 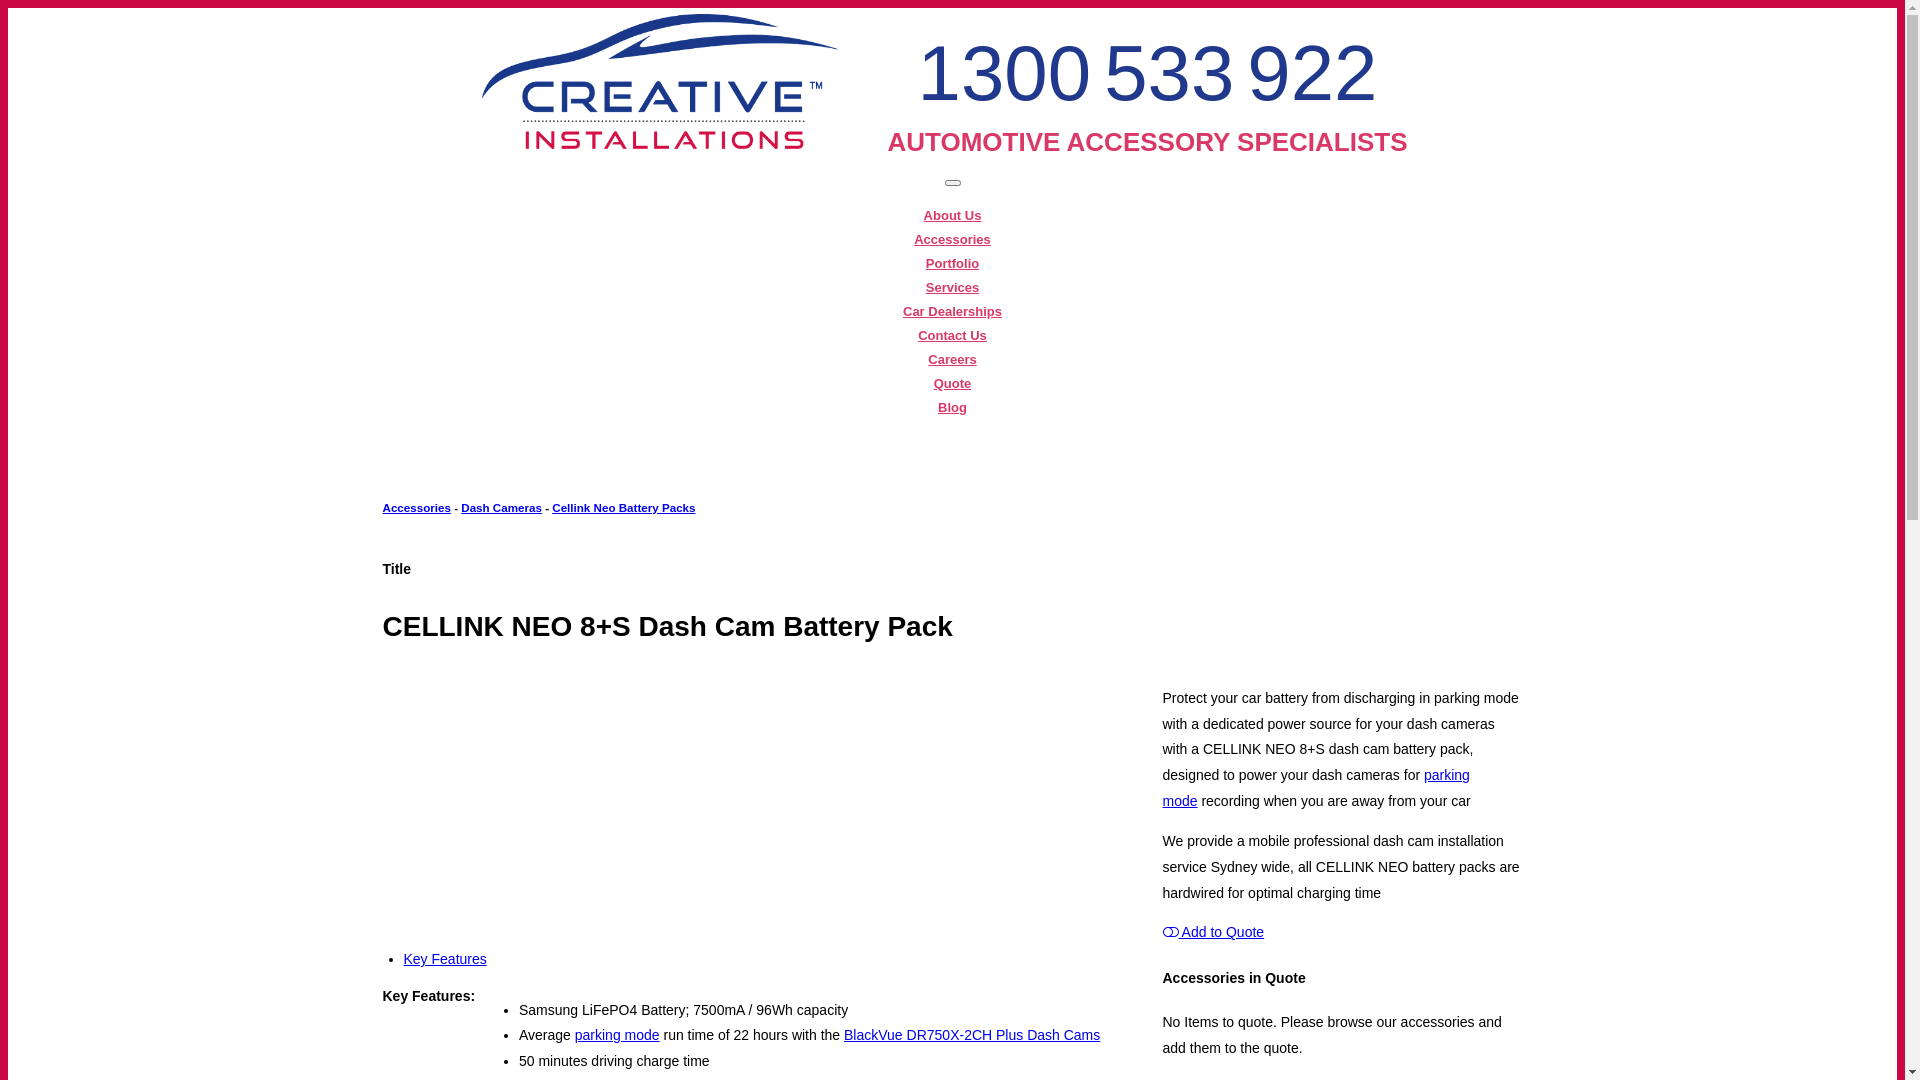 What do you see at coordinates (950, 182) in the screenshot?
I see `'Toggle navigation'` at bounding box center [950, 182].